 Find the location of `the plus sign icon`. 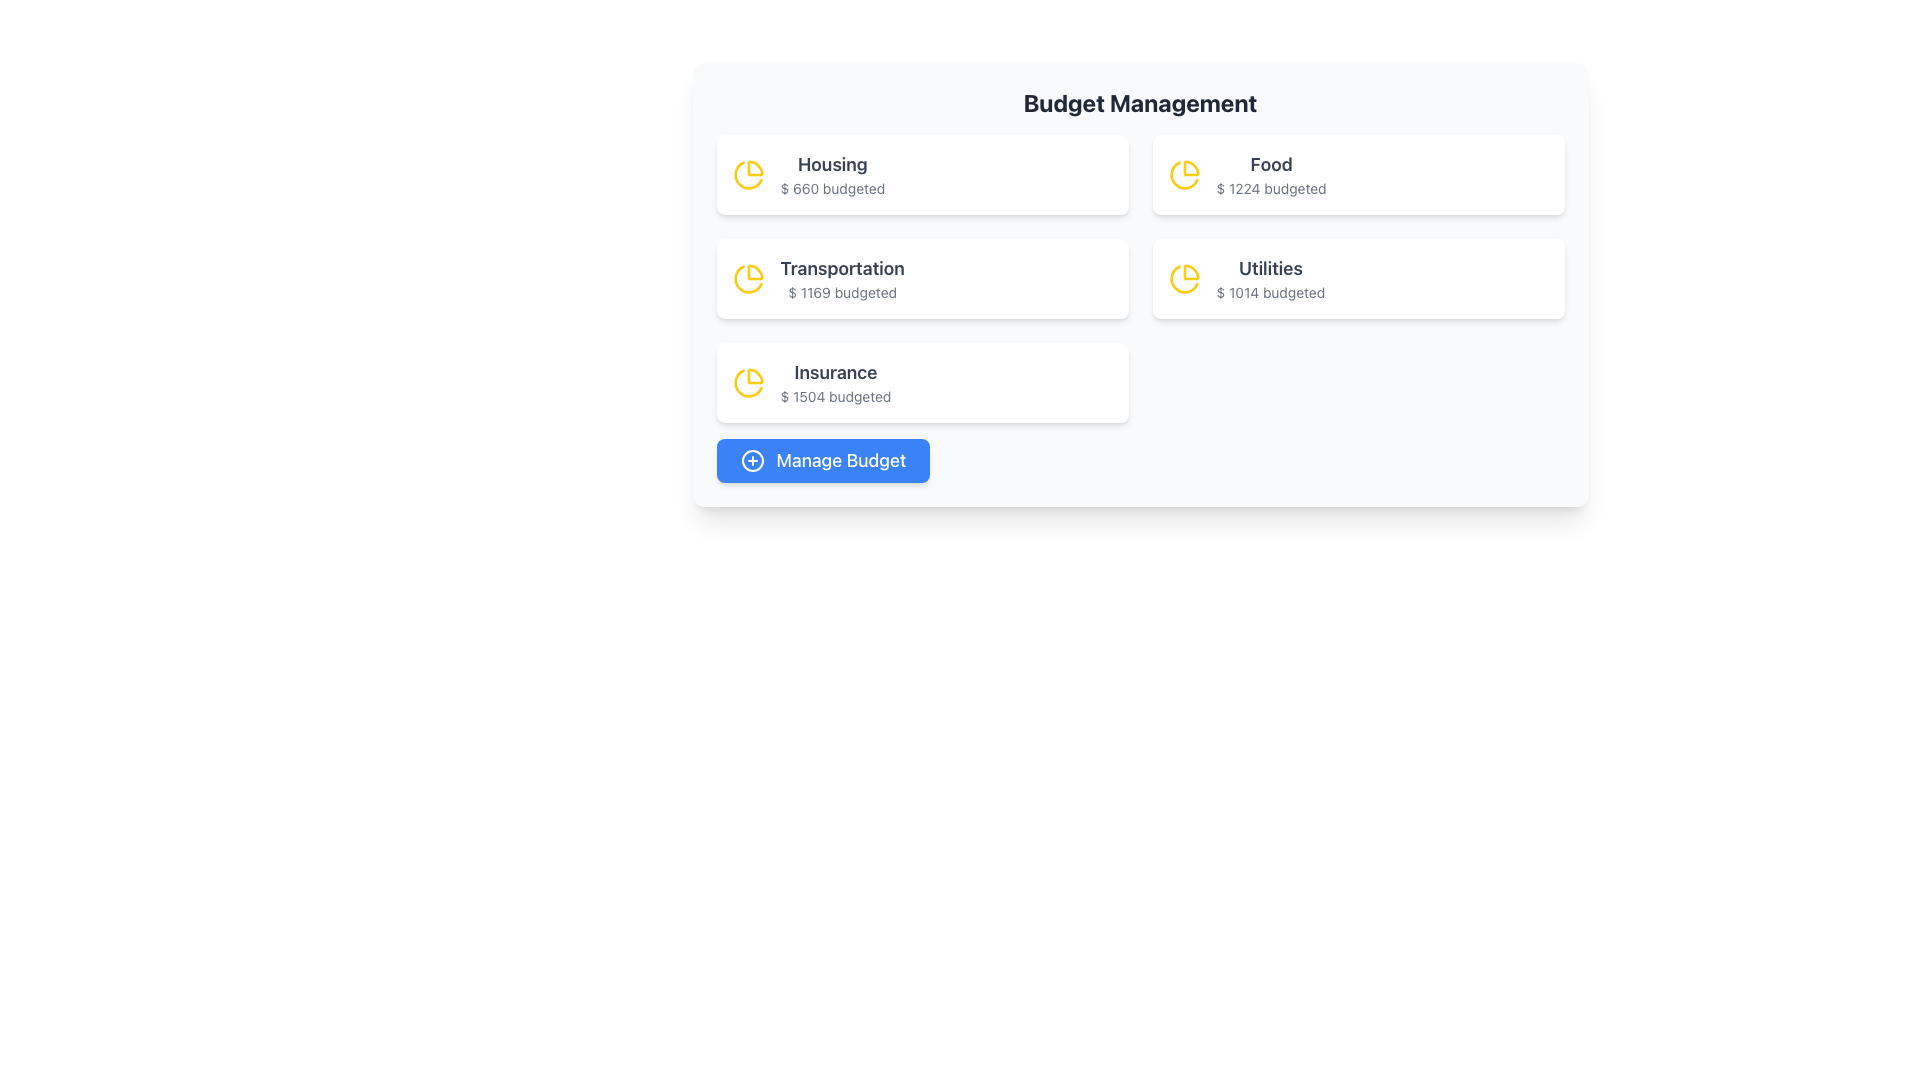

the plus sign icon is located at coordinates (751, 461).